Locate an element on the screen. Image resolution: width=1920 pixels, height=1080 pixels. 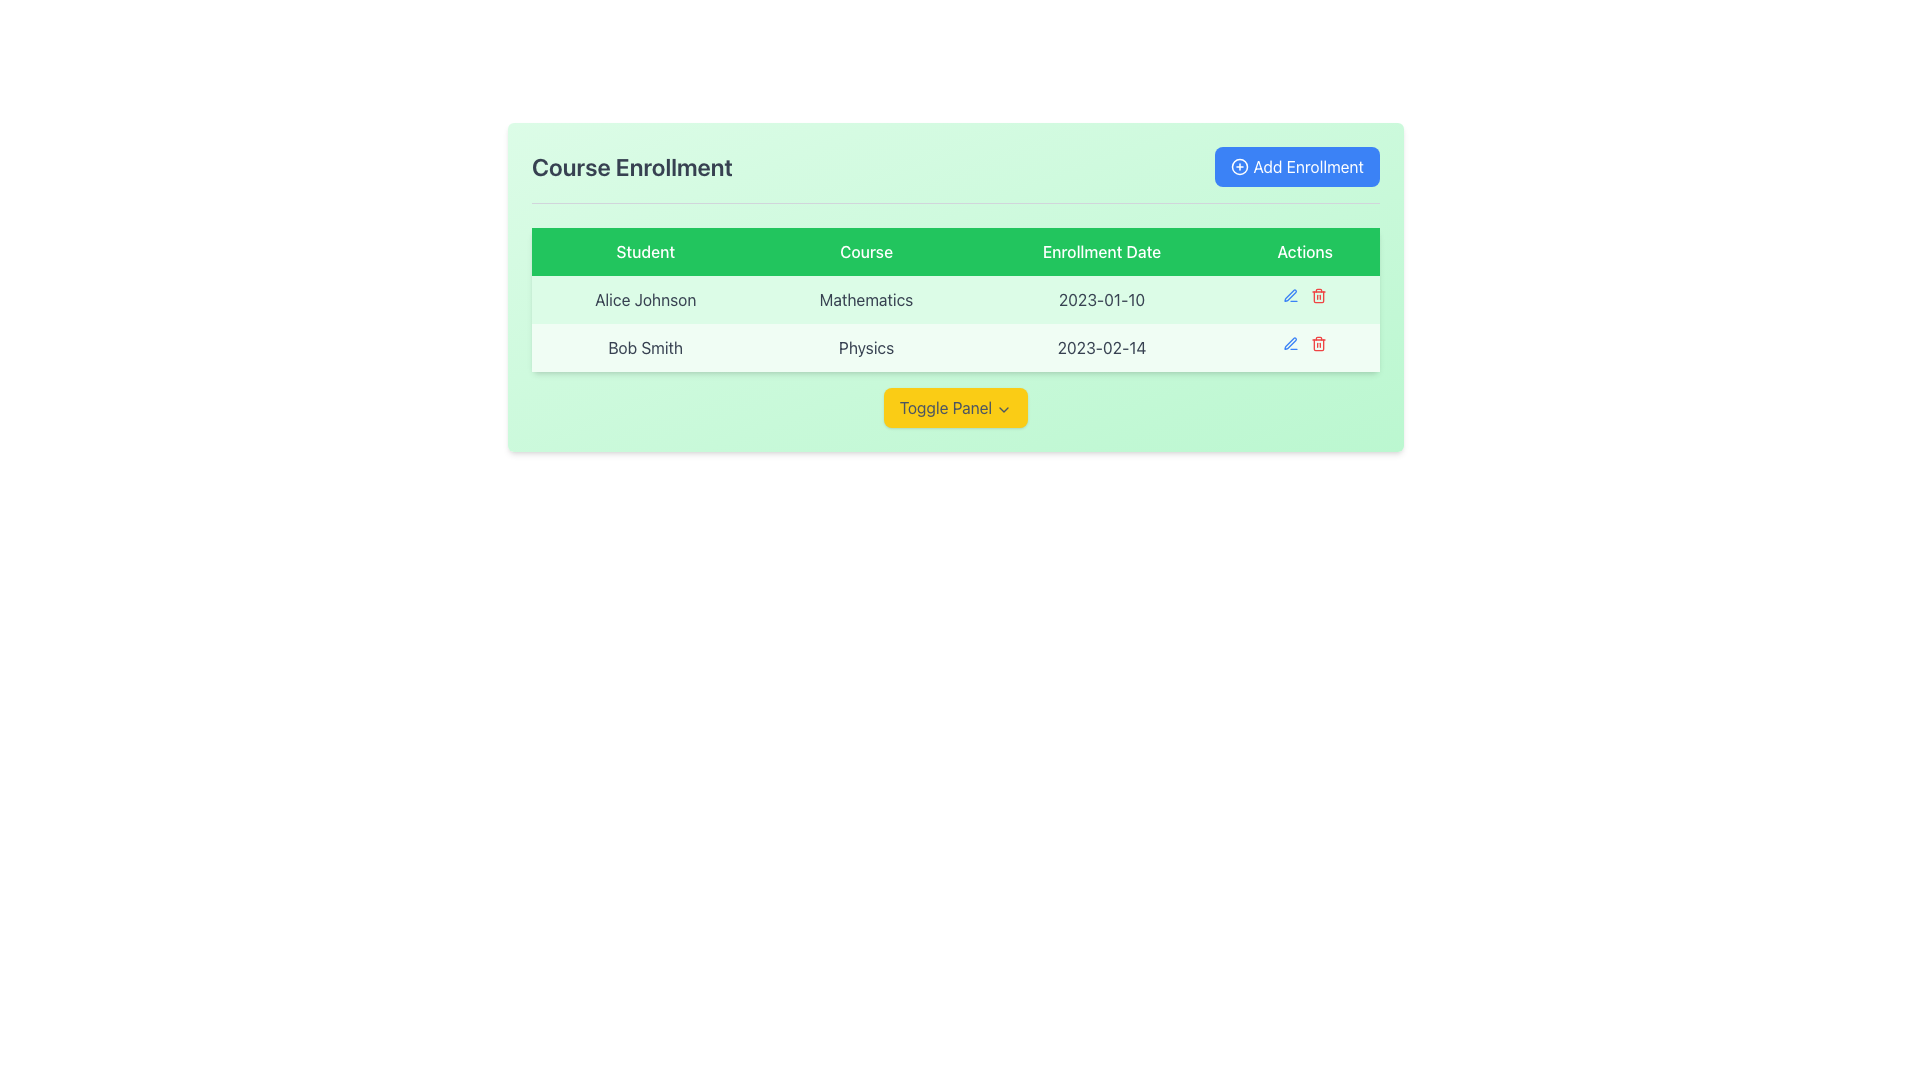
the Text Label that serves as the header for the course names column in the course enrollment interface, located between the 'Student' column and the 'Enrollment Date' column is located at coordinates (866, 250).